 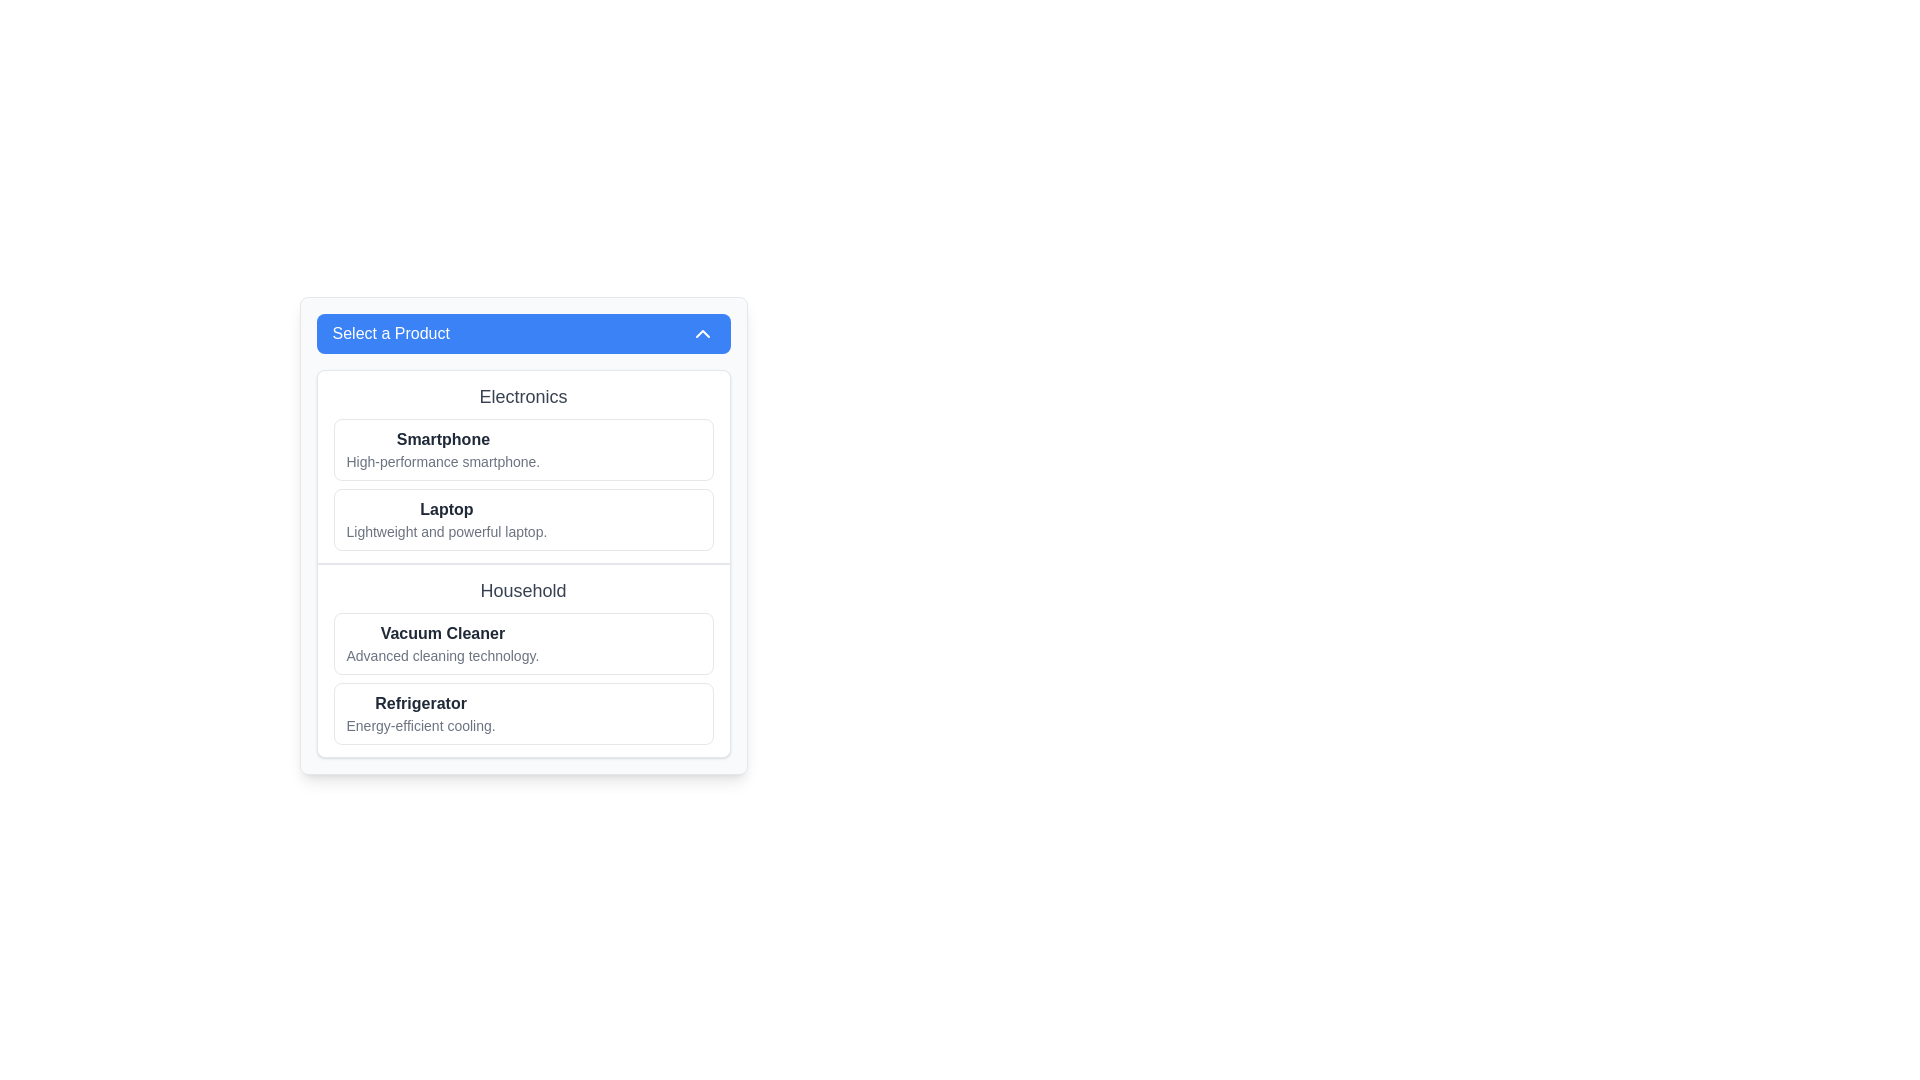 I want to click on the List item labeled 'Smartphone' which contains a bold title and descriptive text, so click(x=442, y=450).